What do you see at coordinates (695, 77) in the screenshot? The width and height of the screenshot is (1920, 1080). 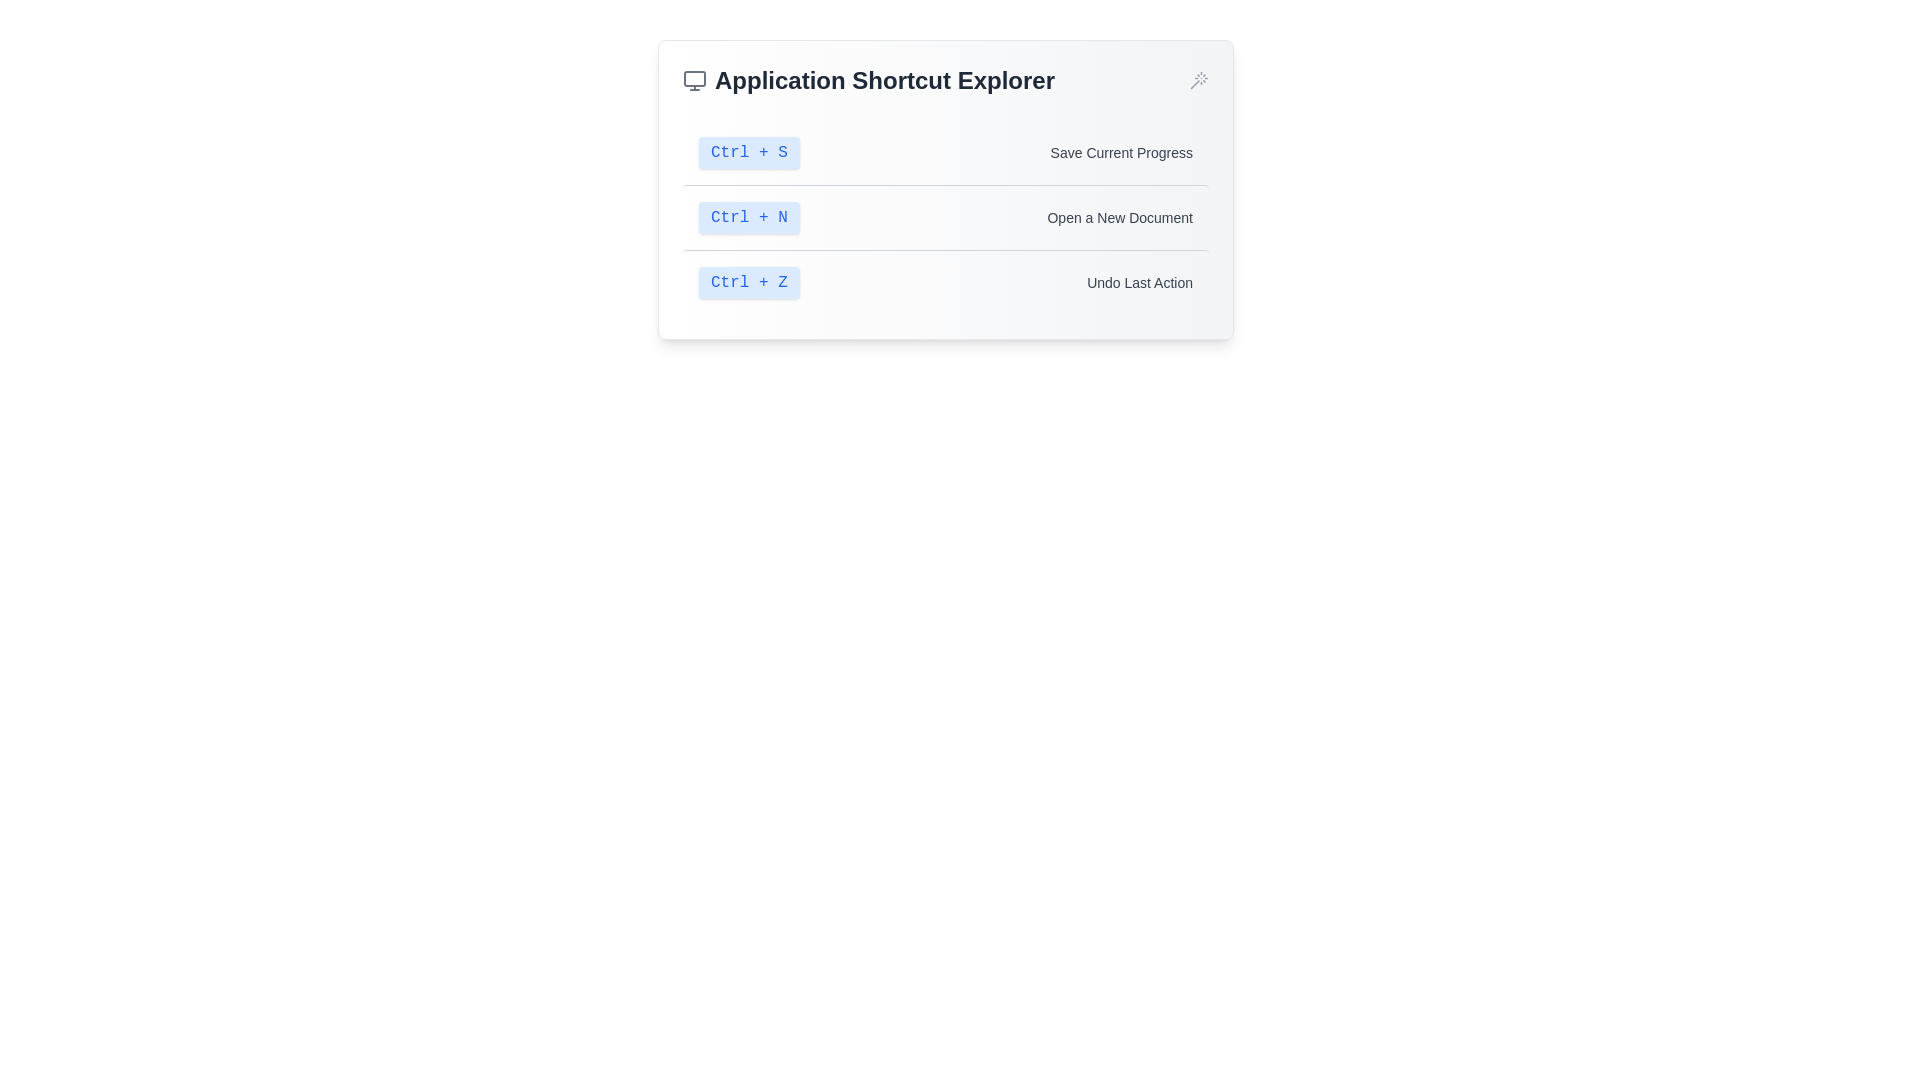 I see `the main rectangular body of the monitor icon, which is a rounded rectangular graphical element located in the upper left corner of the application layout` at bounding box center [695, 77].